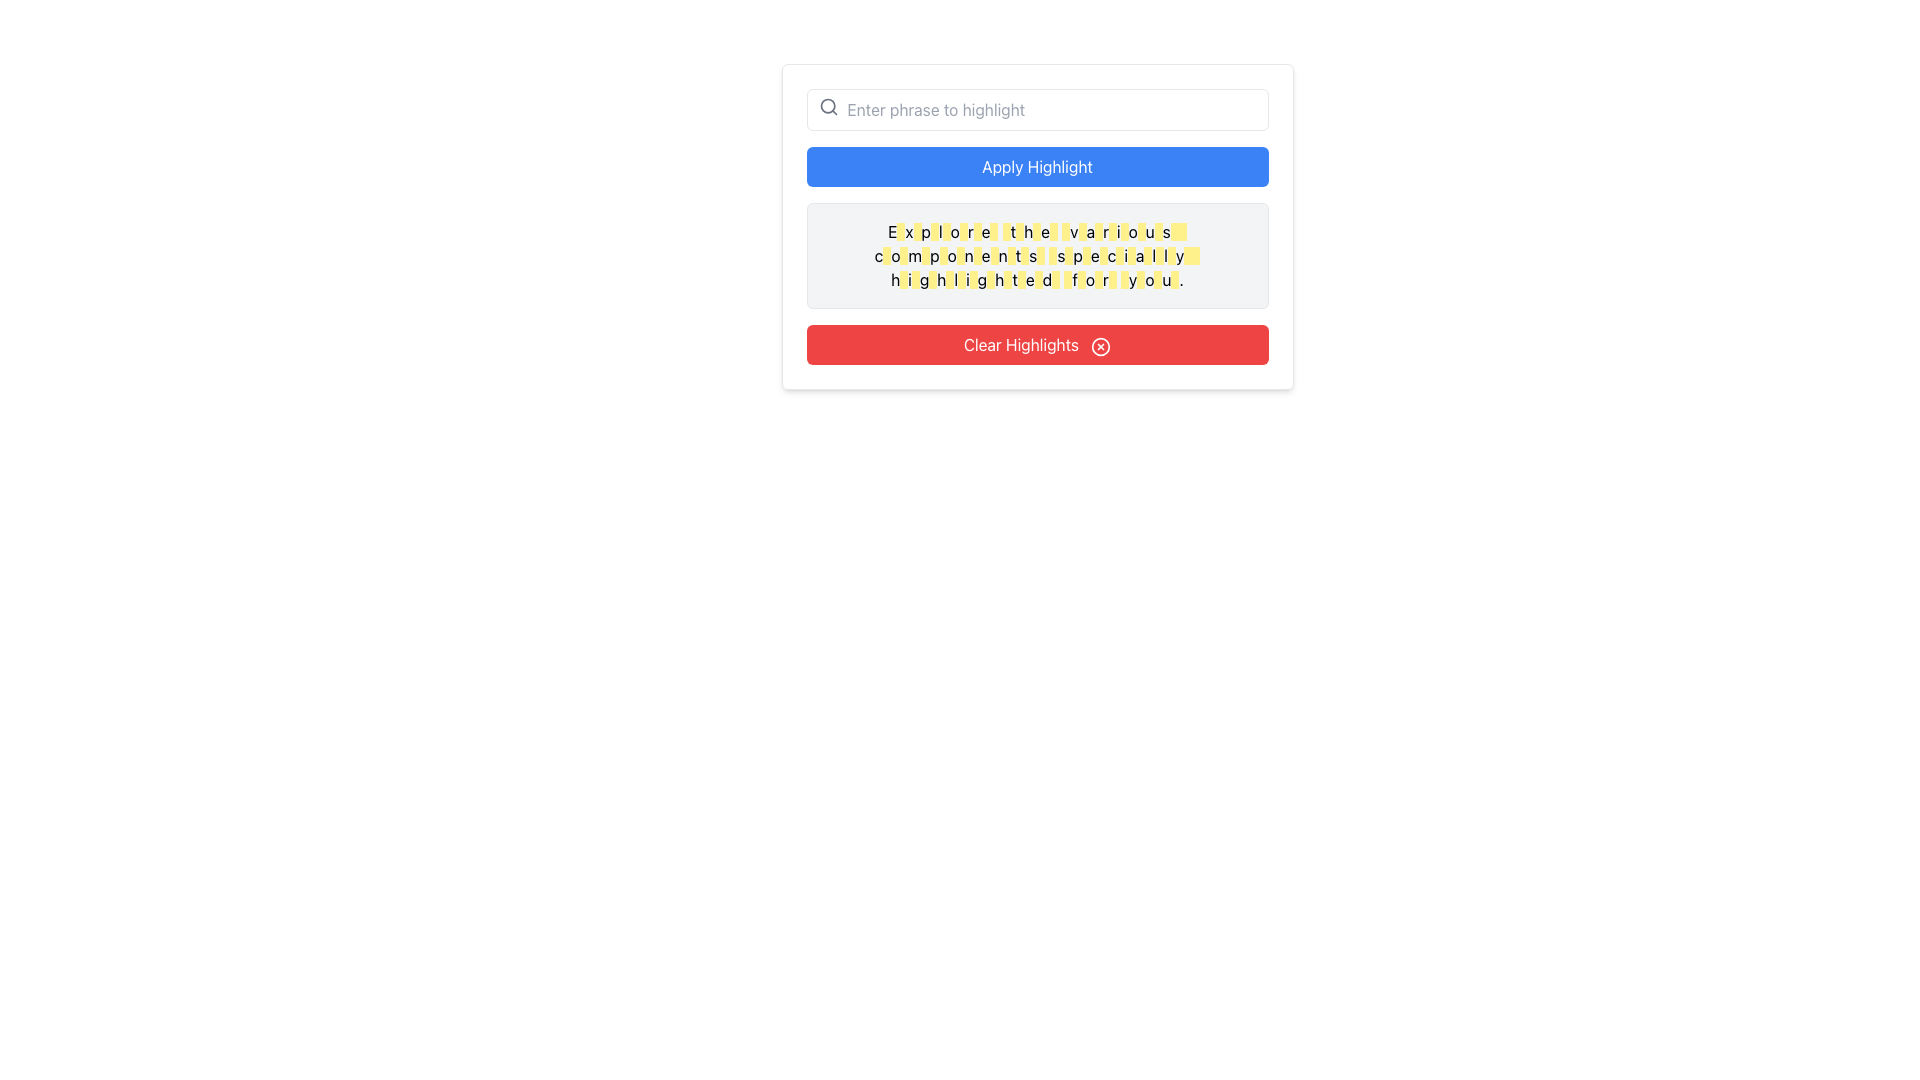 This screenshot has height=1080, width=1920. What do you see at coordinates (1053, 230) in the screenshot?
I see `the highlight marker located between the letters 'h' and 'e' in the word 'highlighted' within the text 'Explore the various components specially highlighted for you.'` at bounding box center [1053, 230].